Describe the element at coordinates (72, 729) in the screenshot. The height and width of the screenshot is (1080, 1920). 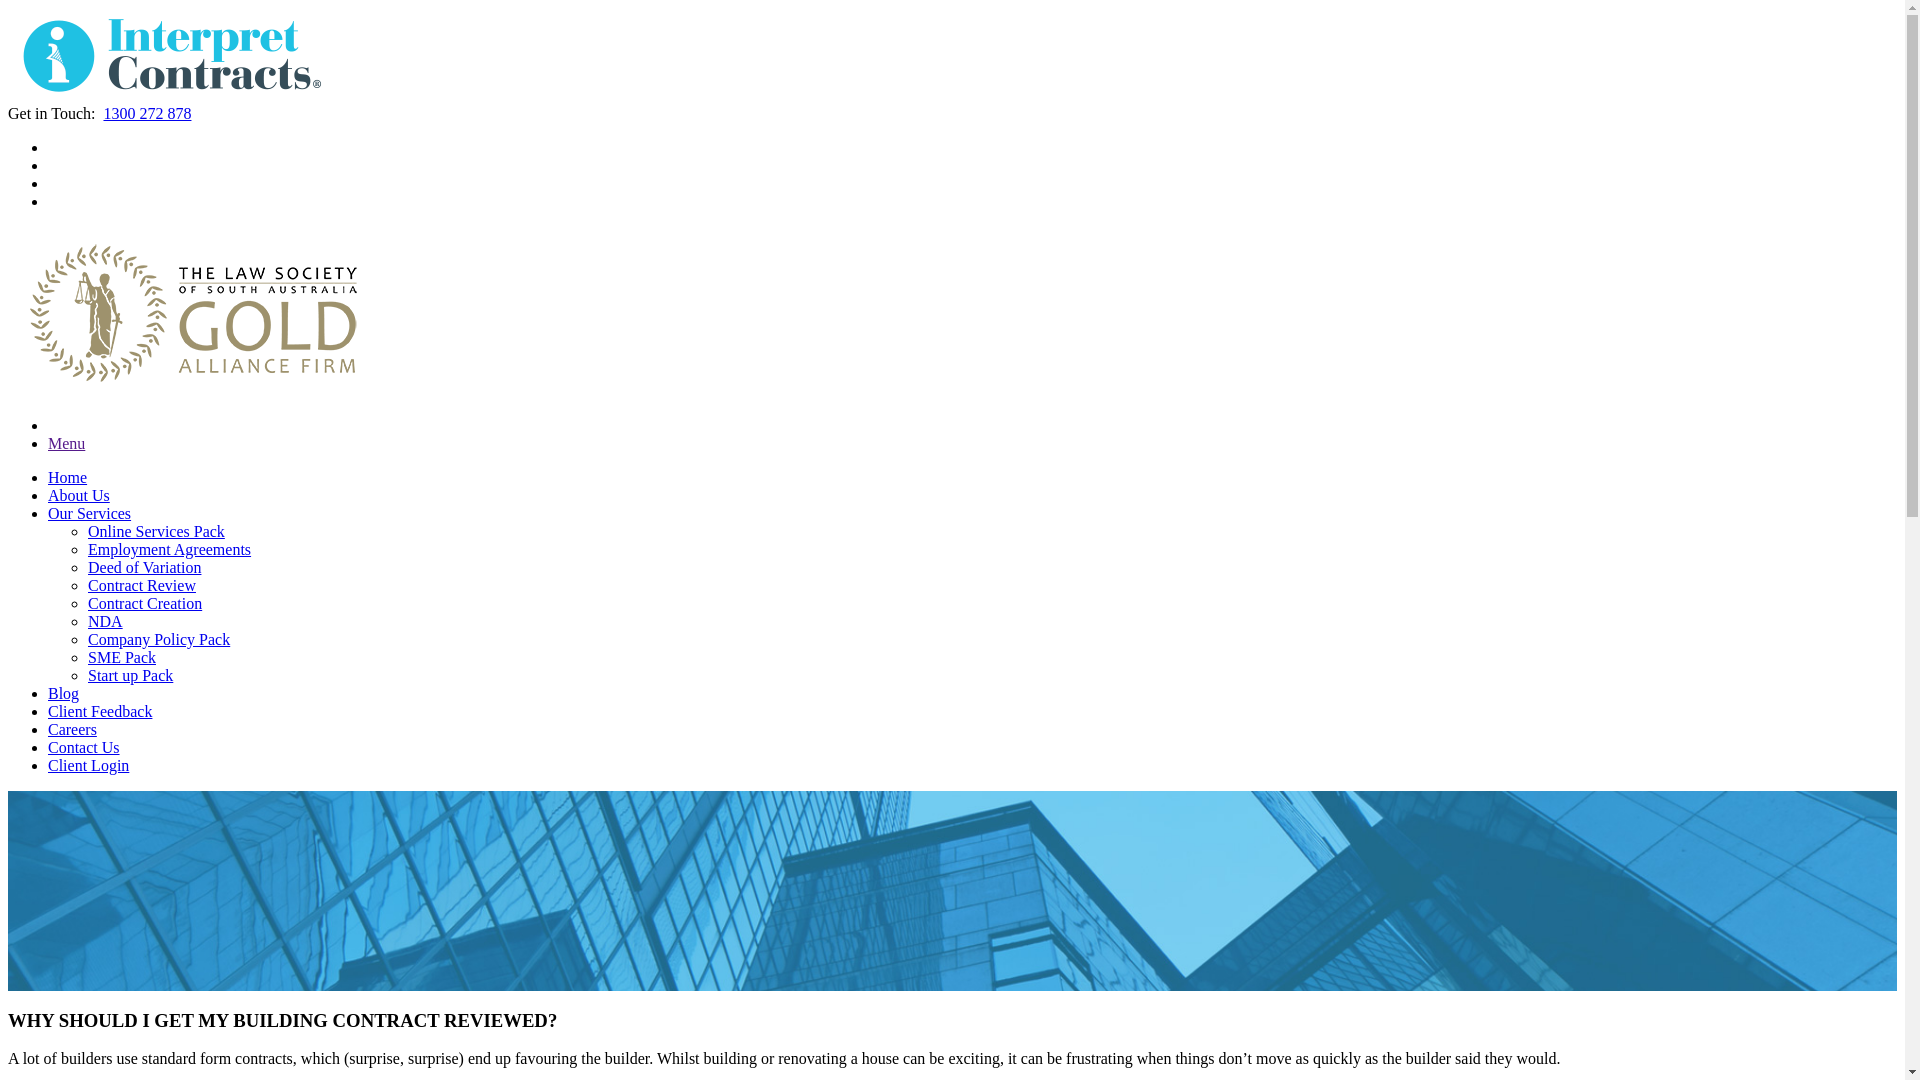
I see `'Careers'` at that location.